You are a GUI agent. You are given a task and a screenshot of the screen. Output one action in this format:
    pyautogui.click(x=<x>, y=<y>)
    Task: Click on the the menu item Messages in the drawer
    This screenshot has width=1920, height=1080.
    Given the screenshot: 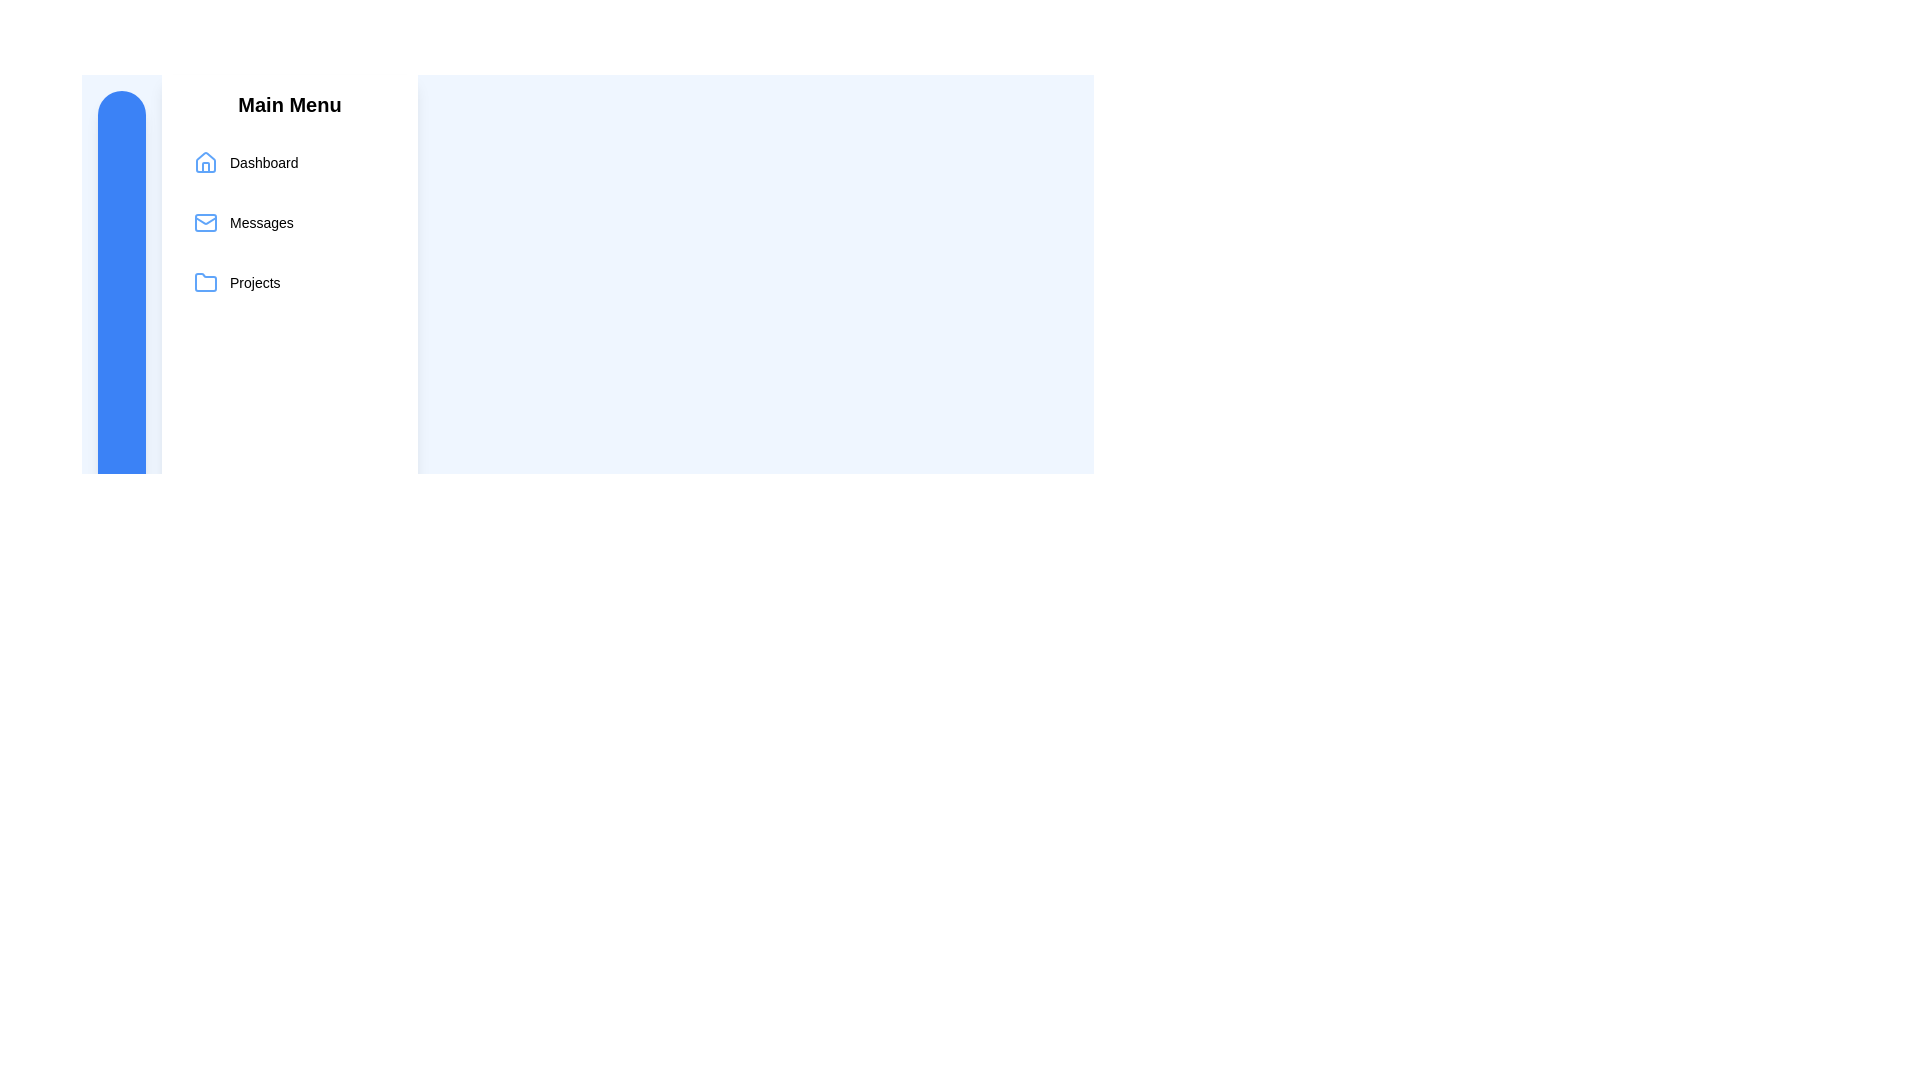 What is the action you would take?
    pyautogui.click(x=288, y=223)
    